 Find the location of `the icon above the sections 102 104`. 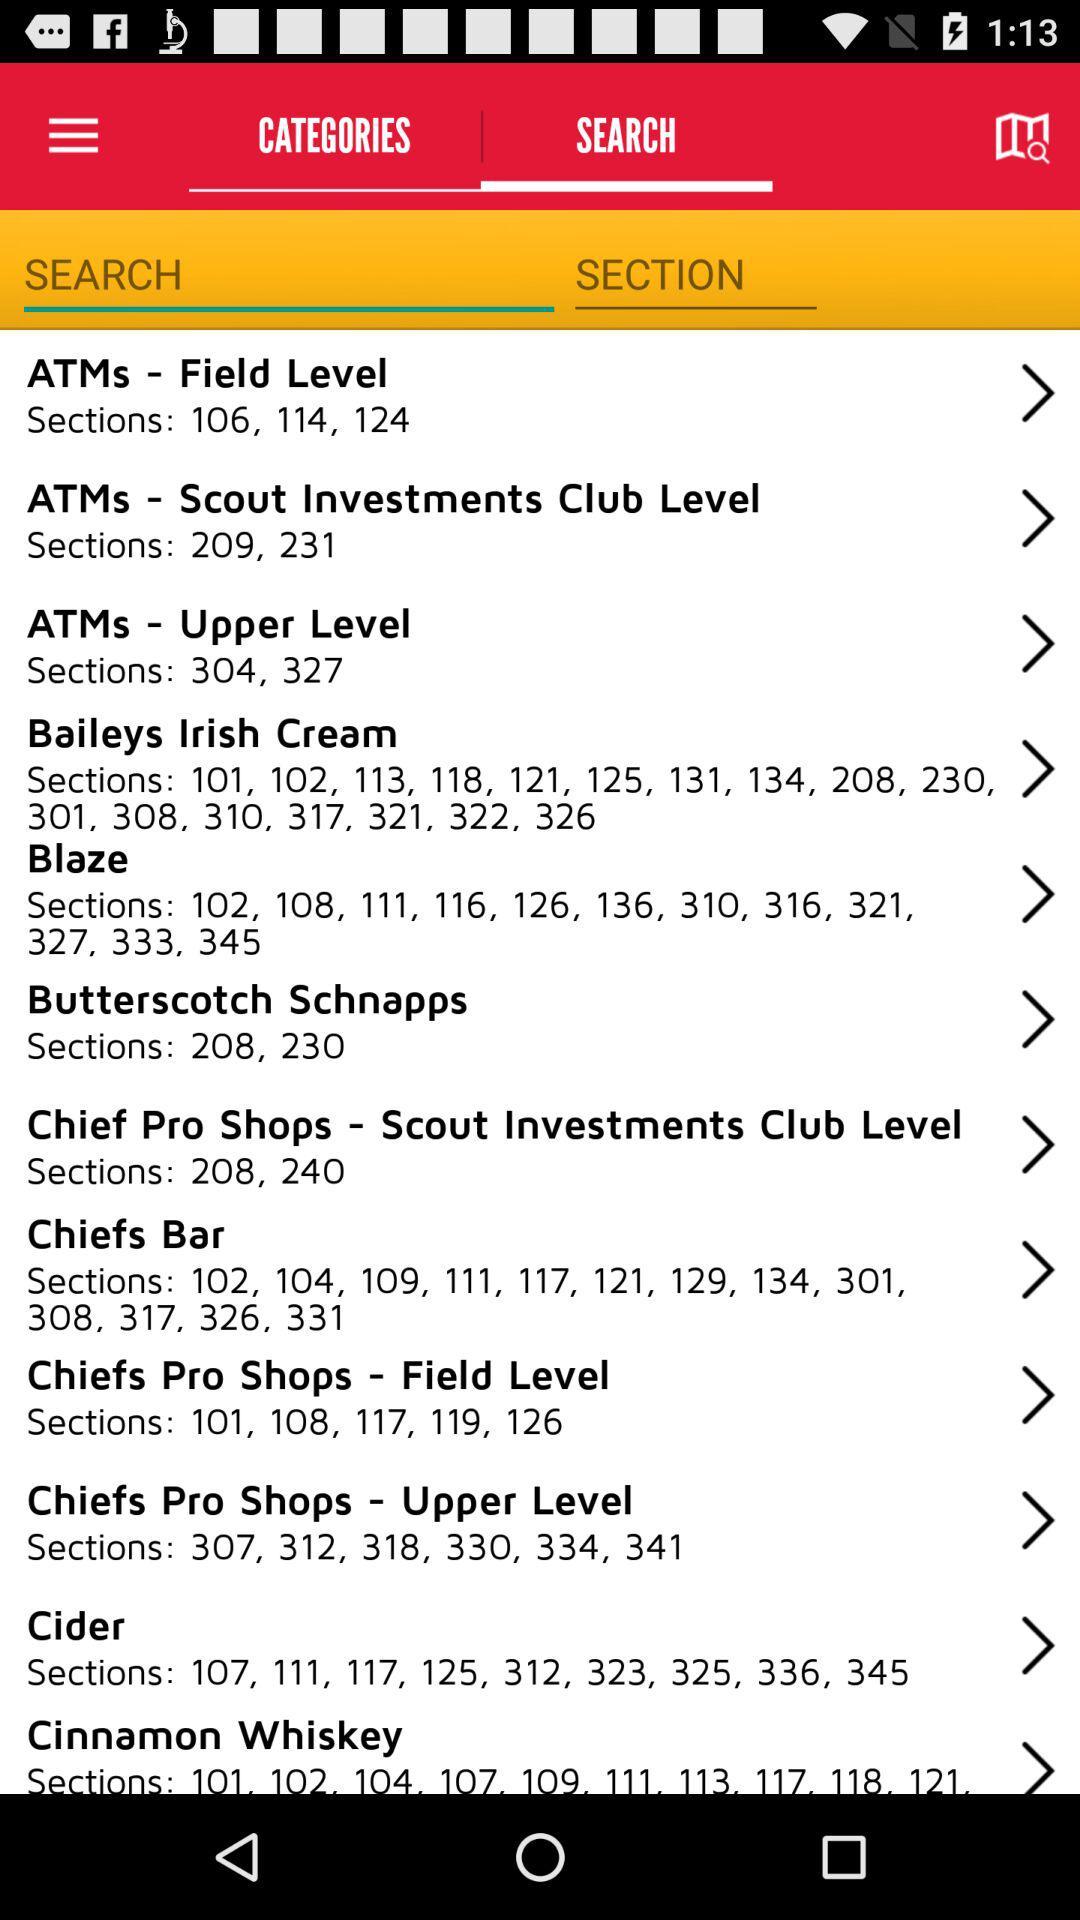

the icon above the sections 102 104 is located at coordinates (125, 1230).